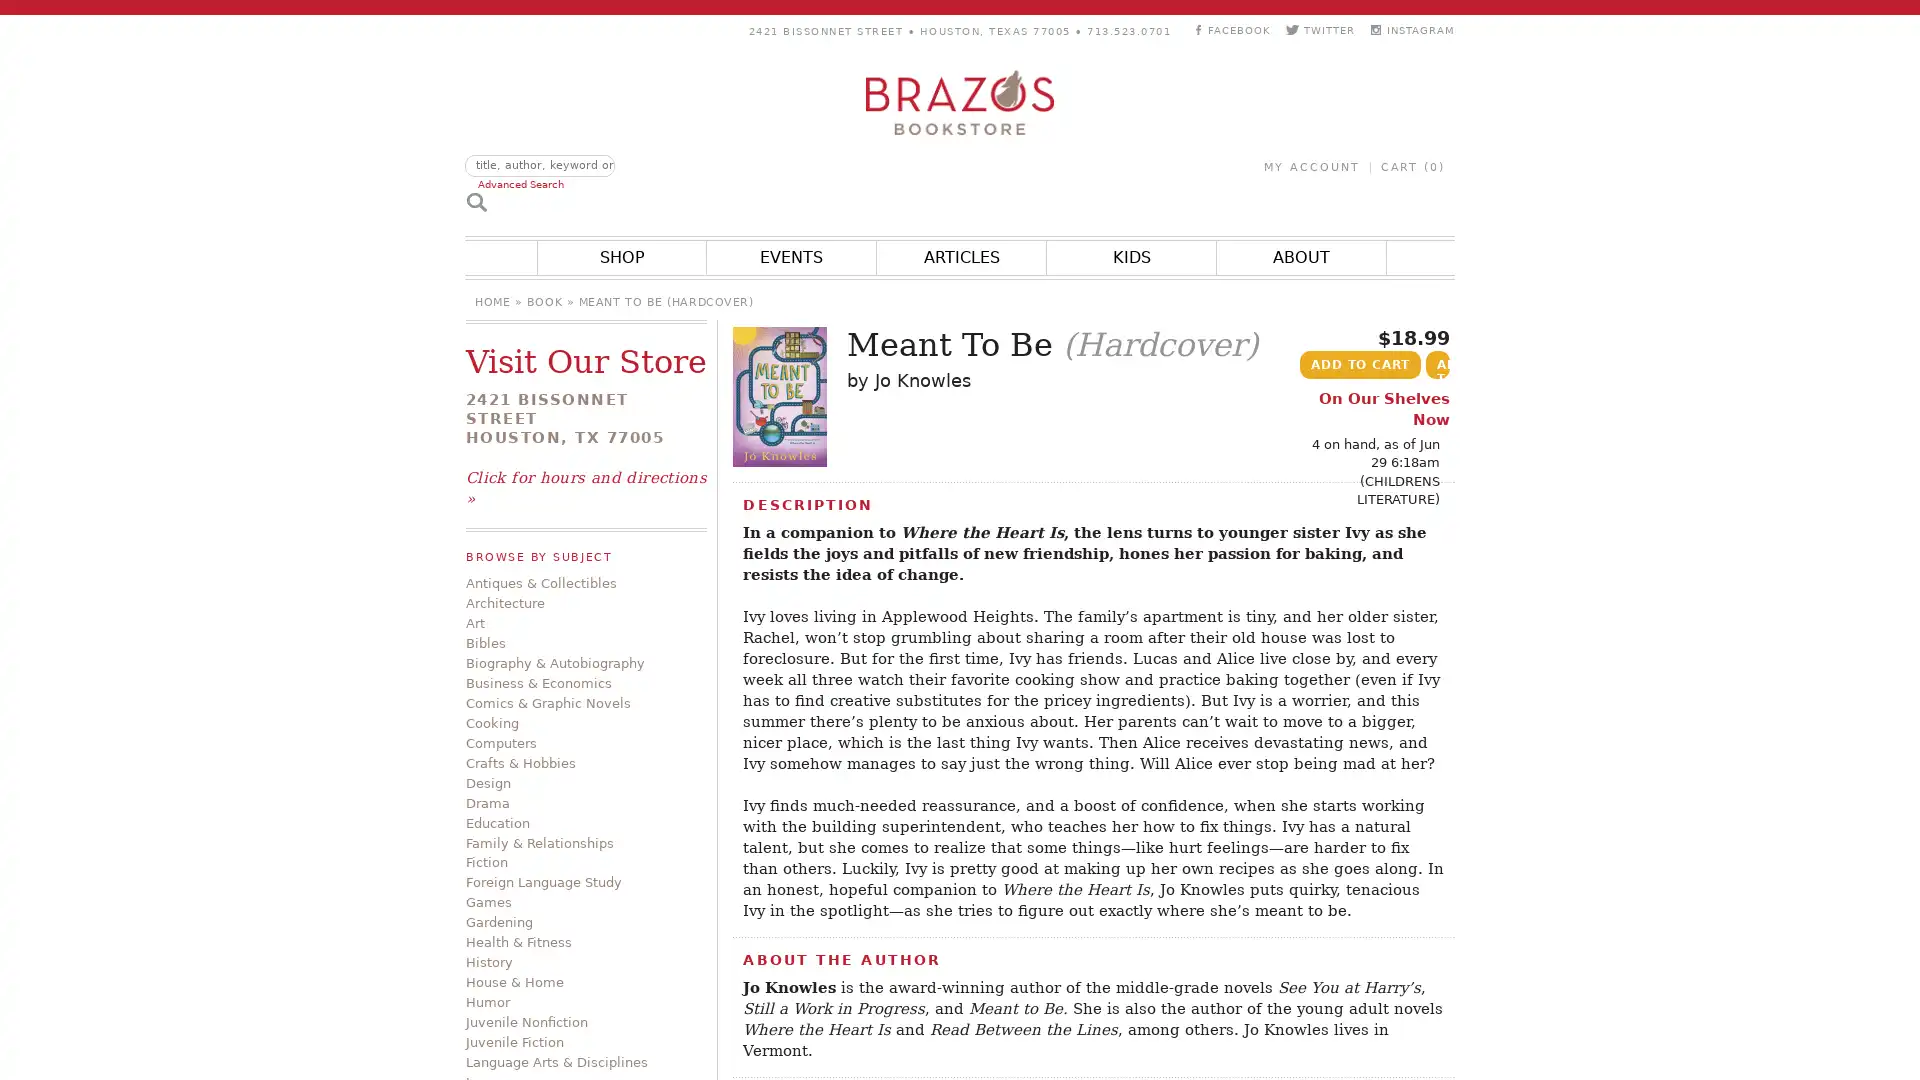 The height and width of the screenshot is (1080, 1920). What do you see at coordinates (475, 200) in the screenshot?
I see `Search` at bounding box center [475, 200].